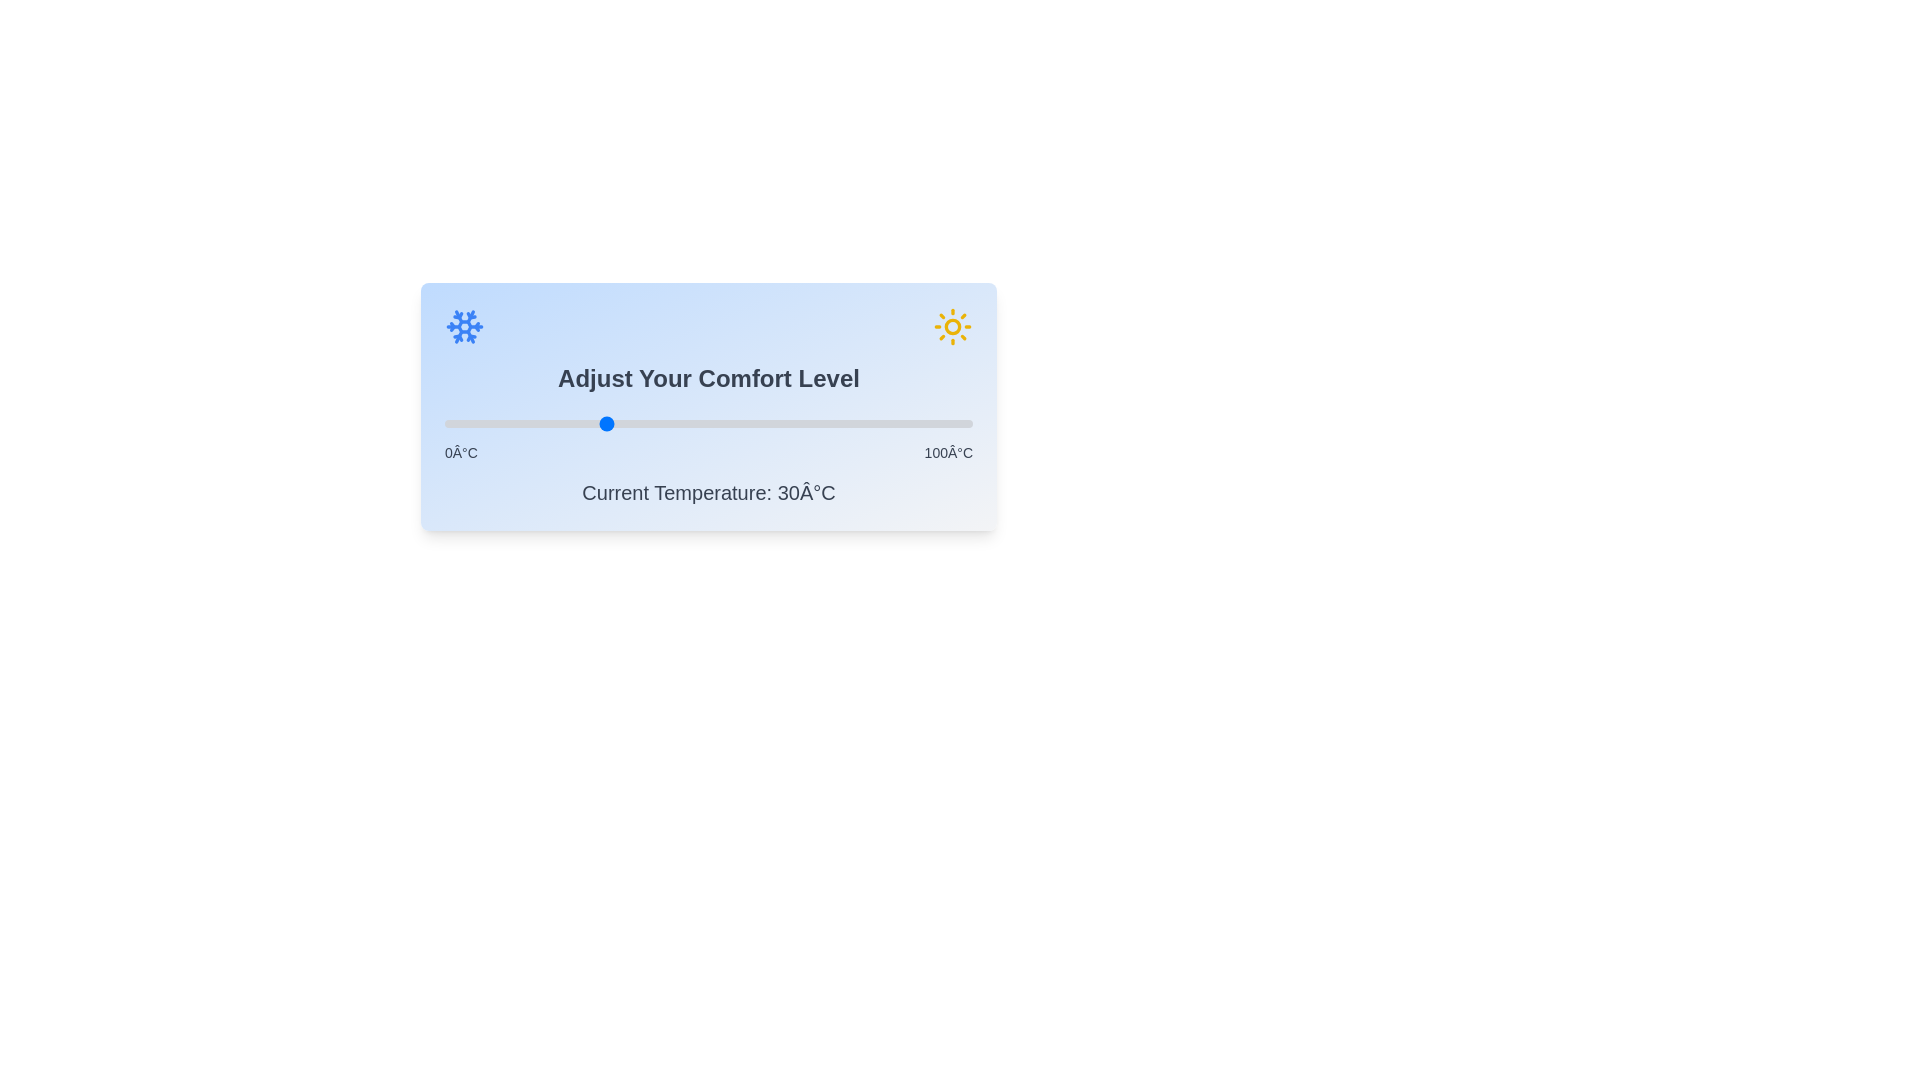  What do you see at coordinates (518, 423) in the screenshot?
I see `the temperature slider to 14°C` at bounding box center [518, 423].